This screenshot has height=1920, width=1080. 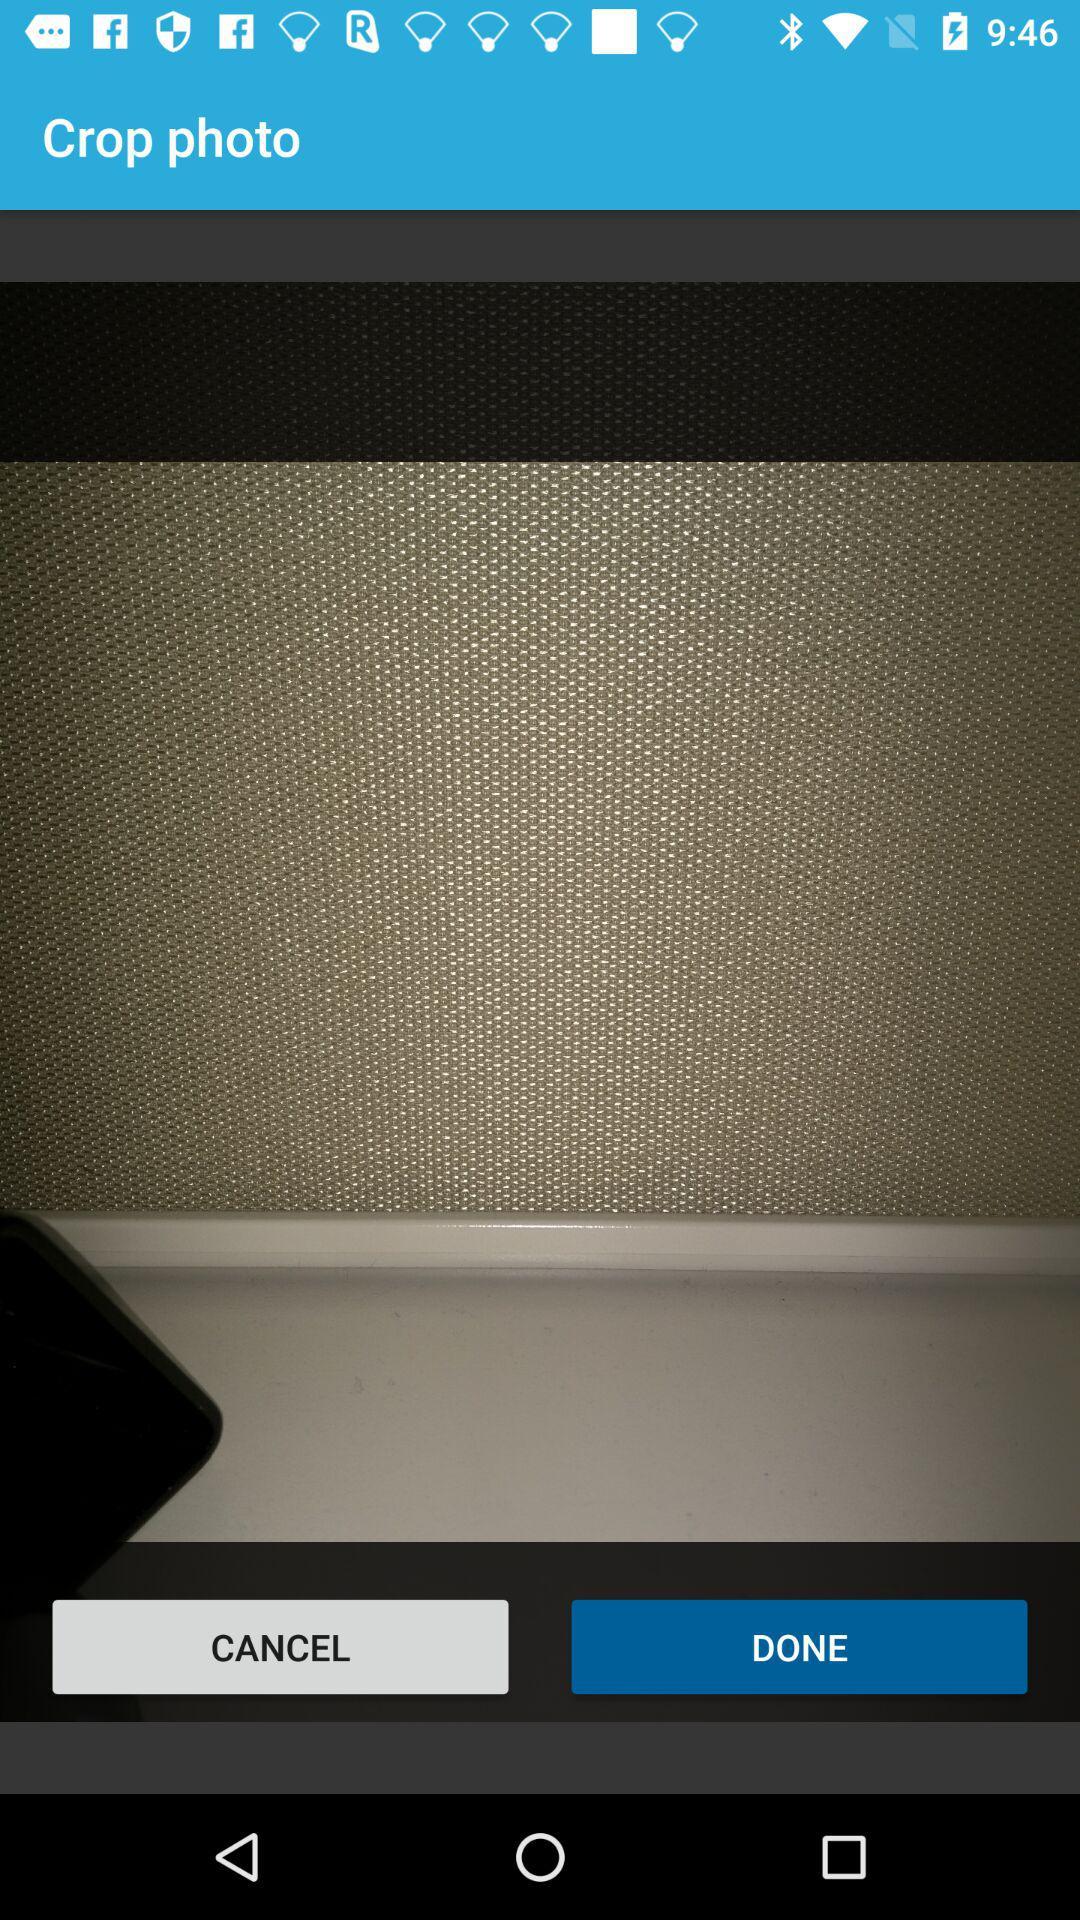 I want to click on done icon, so click(x=798, y=1646).